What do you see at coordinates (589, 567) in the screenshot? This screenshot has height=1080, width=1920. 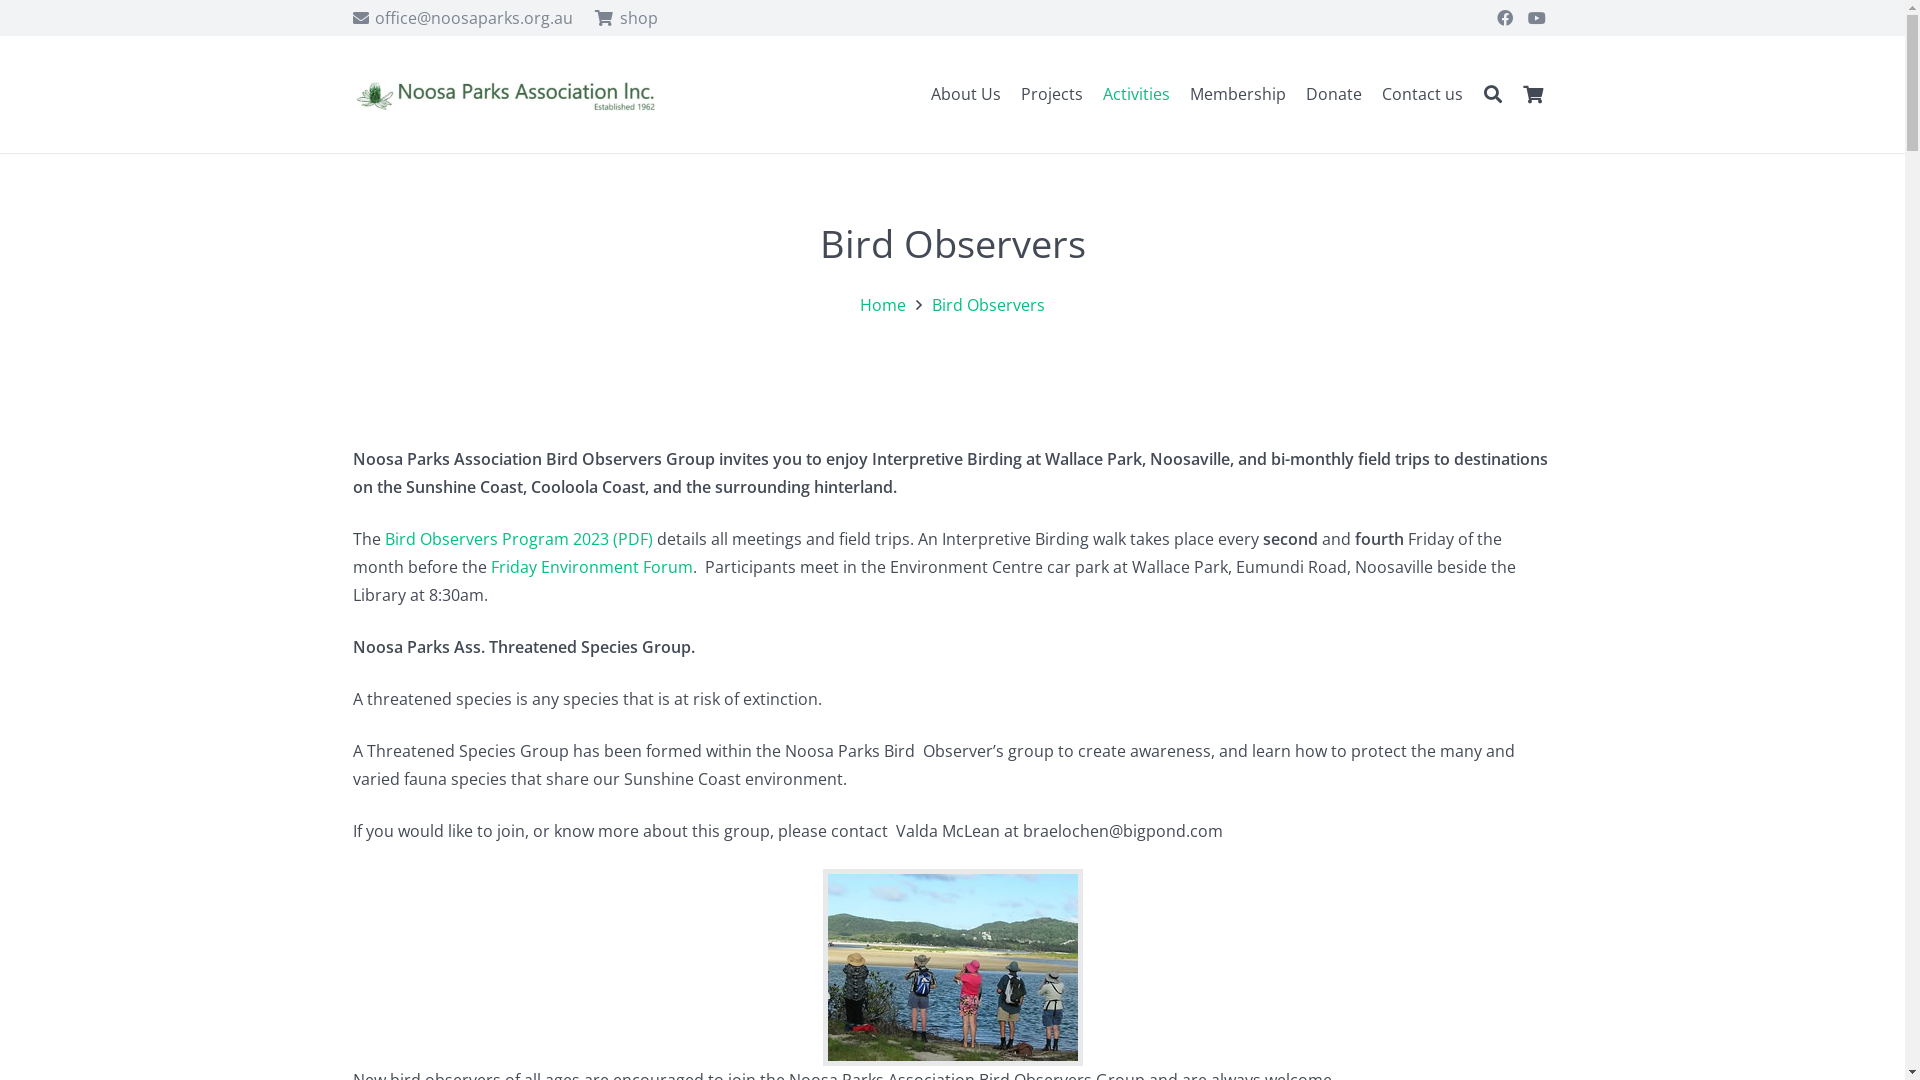 I see `'Friday Environment Forum'` at bounding box center [589, 567].